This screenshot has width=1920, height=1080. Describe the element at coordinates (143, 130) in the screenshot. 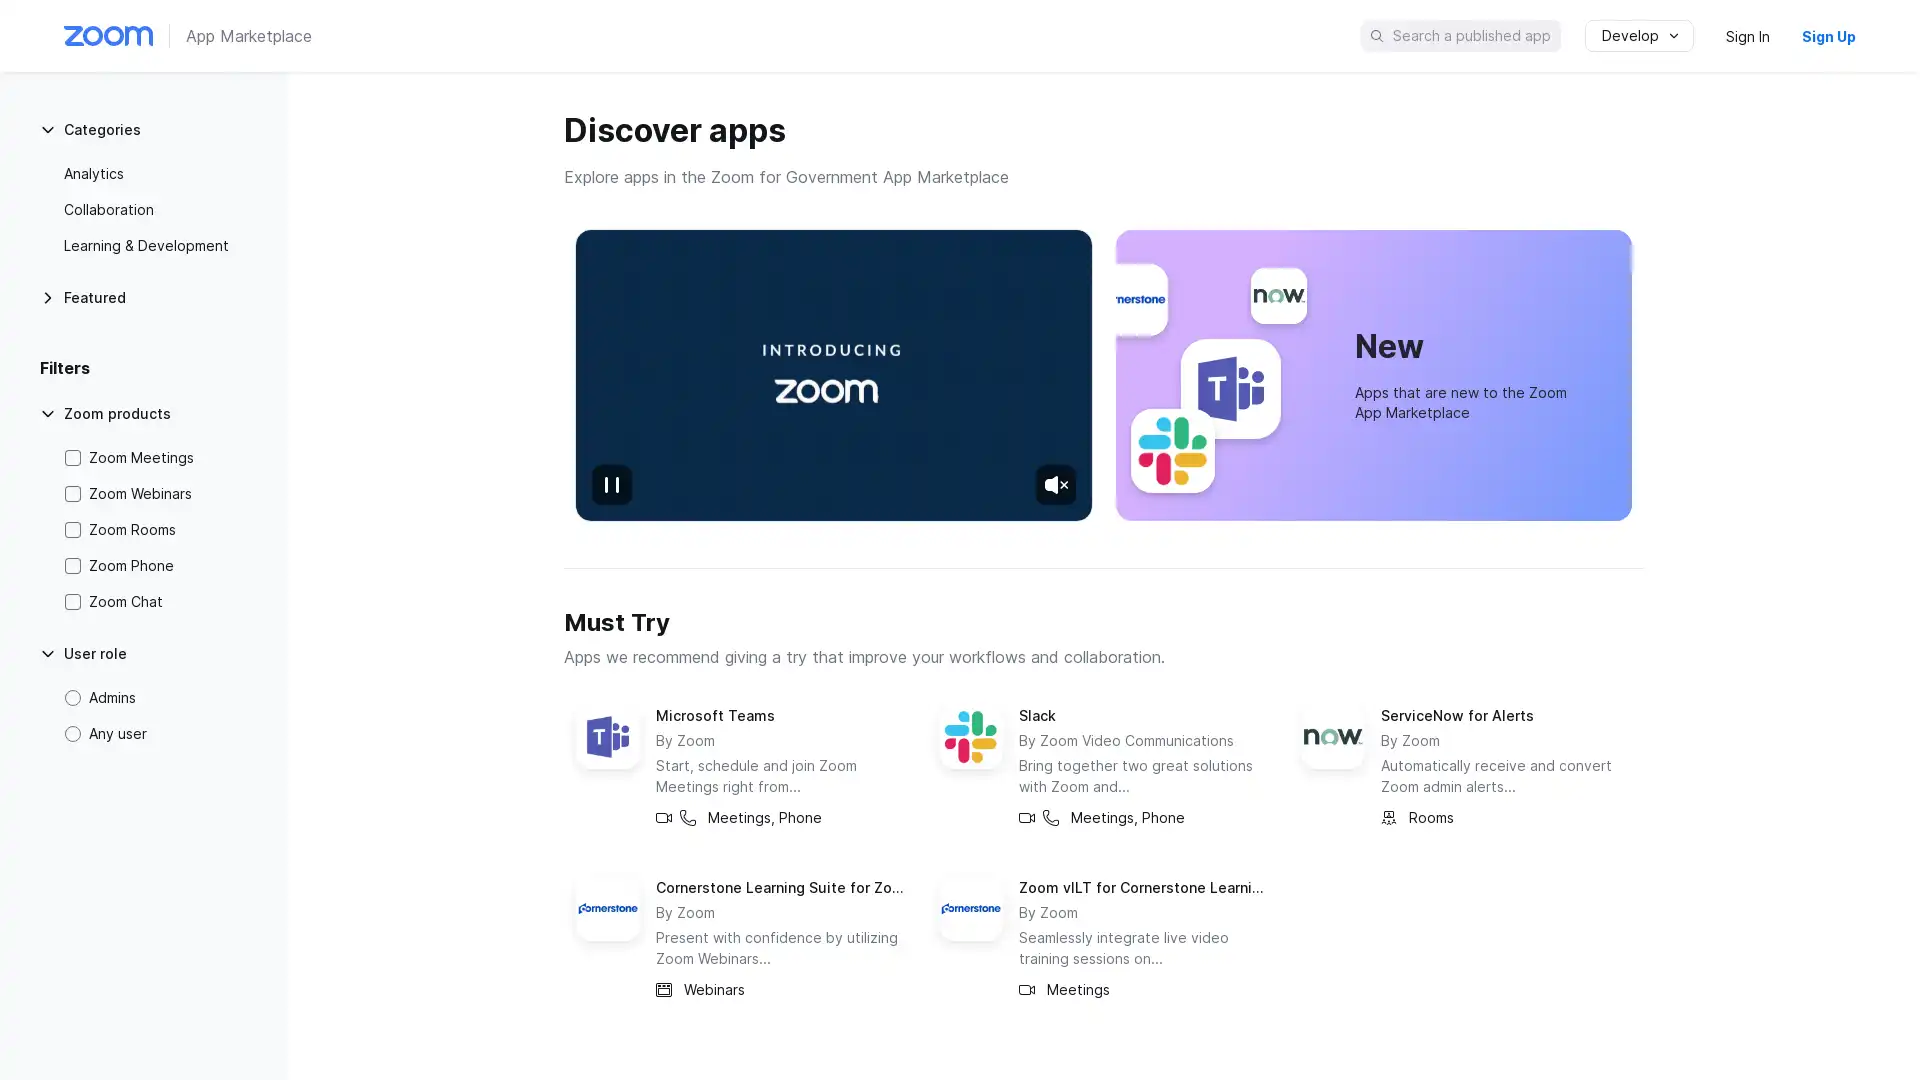

I see `Categories` at that location.